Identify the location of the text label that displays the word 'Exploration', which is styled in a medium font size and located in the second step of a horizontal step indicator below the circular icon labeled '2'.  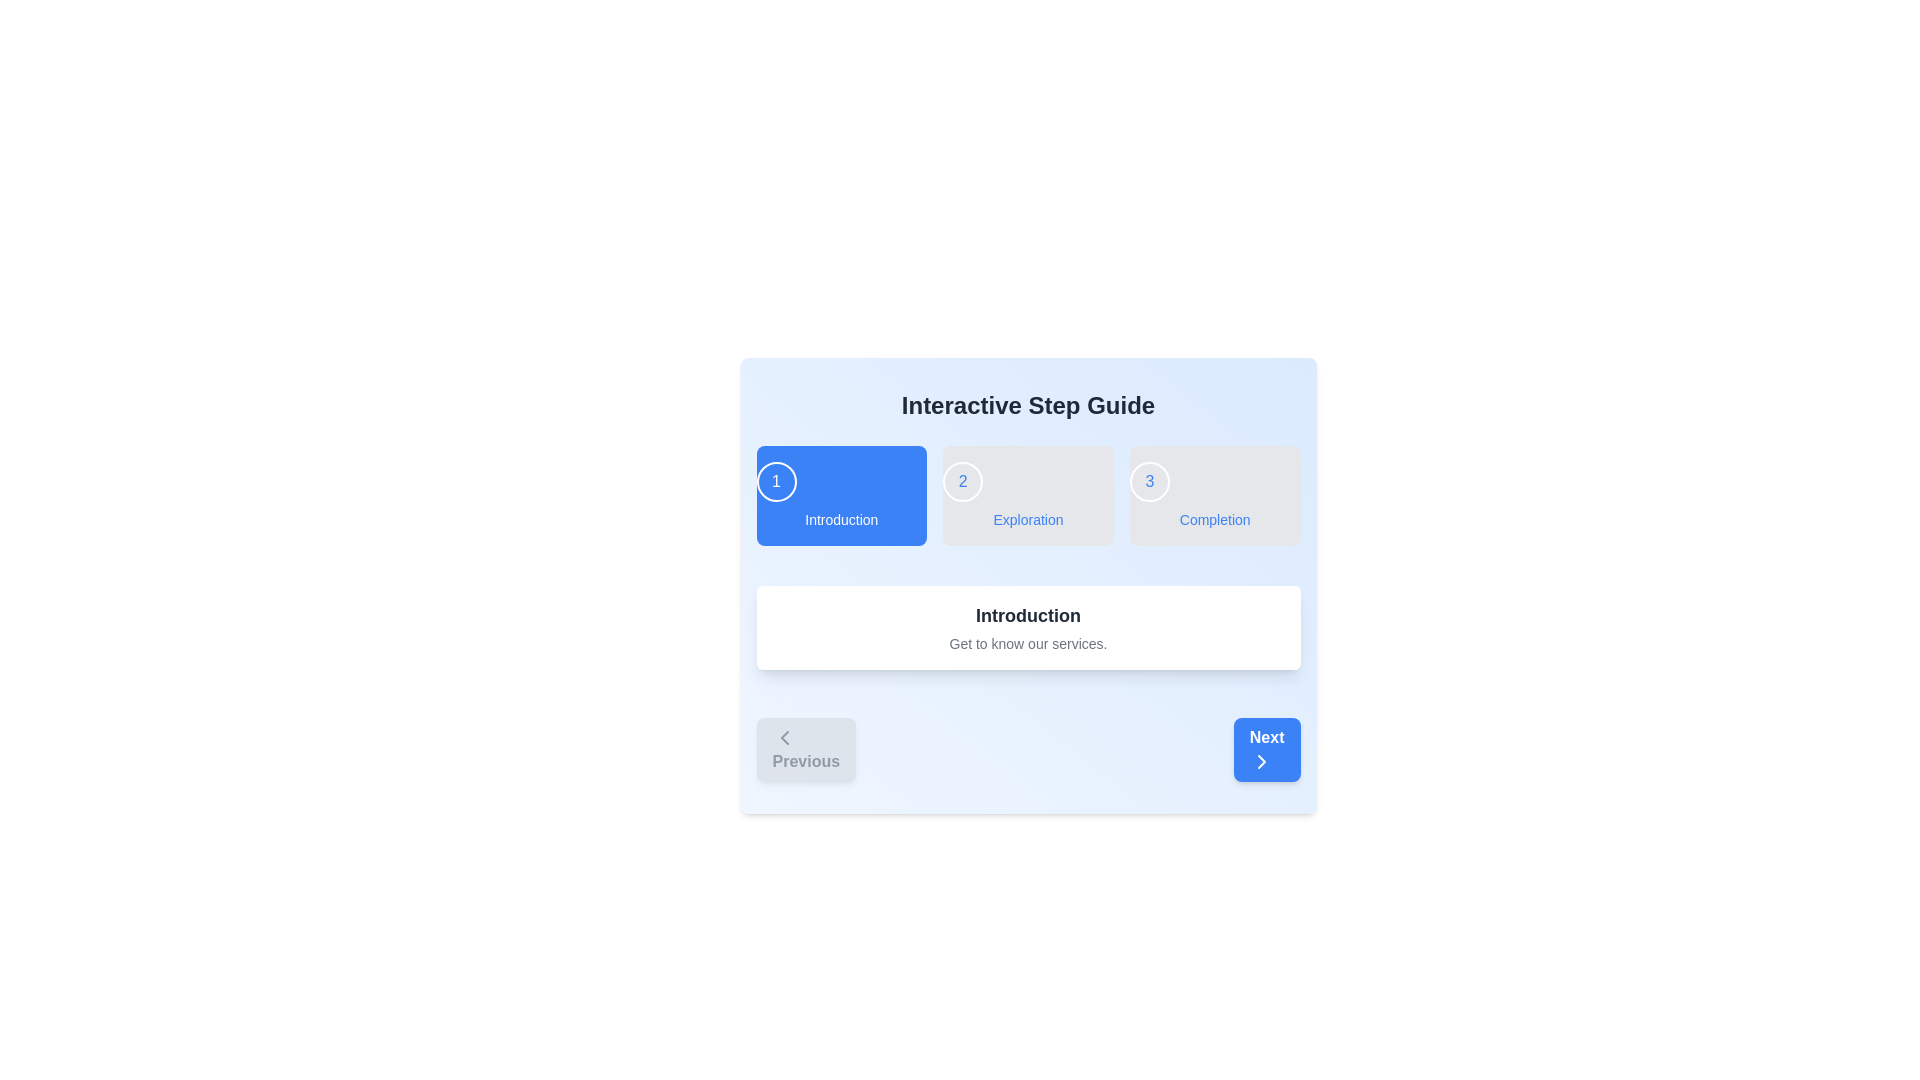
(1028, 519).